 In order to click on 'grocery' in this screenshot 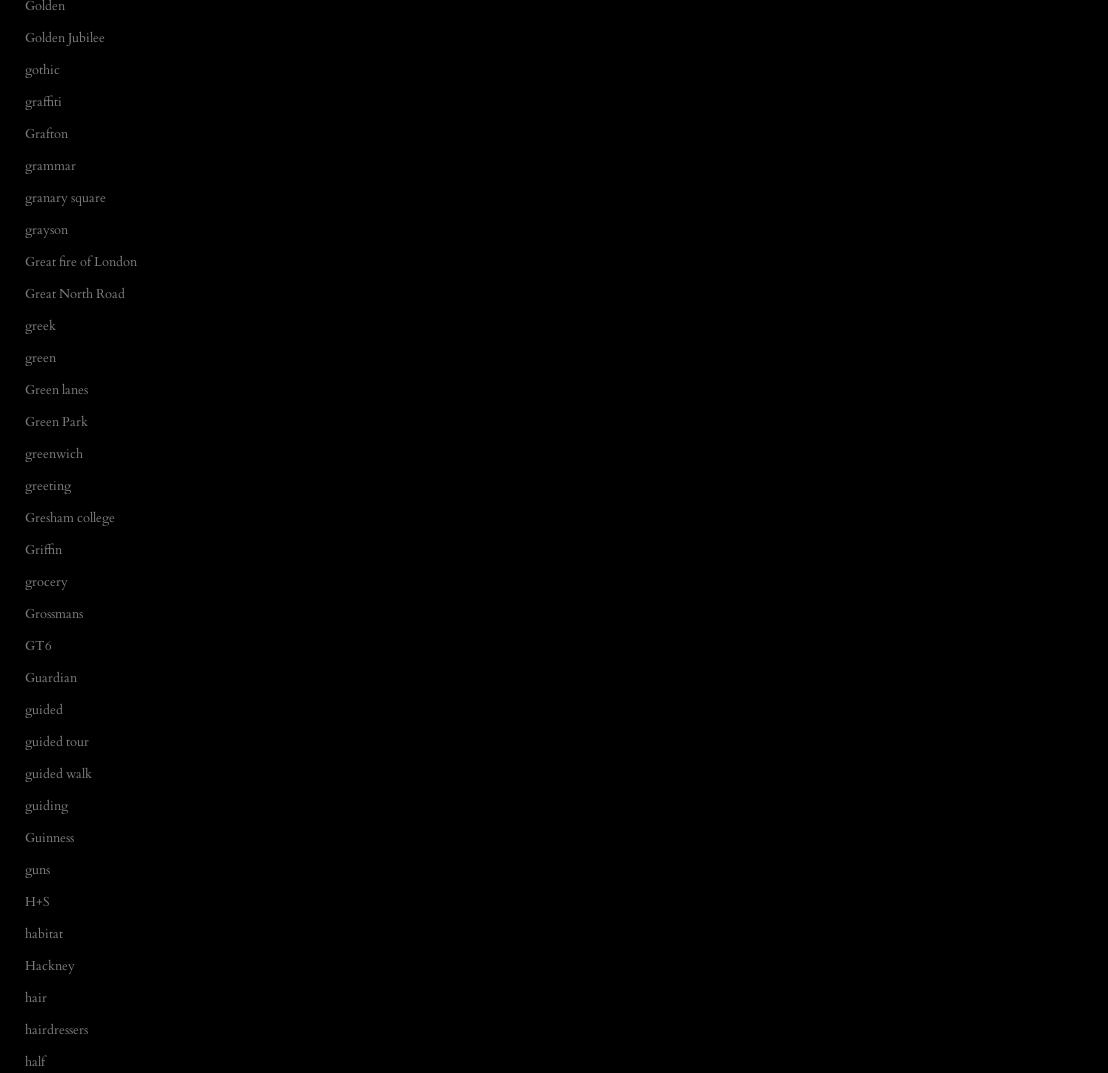, I will do `click(46, 581)`.